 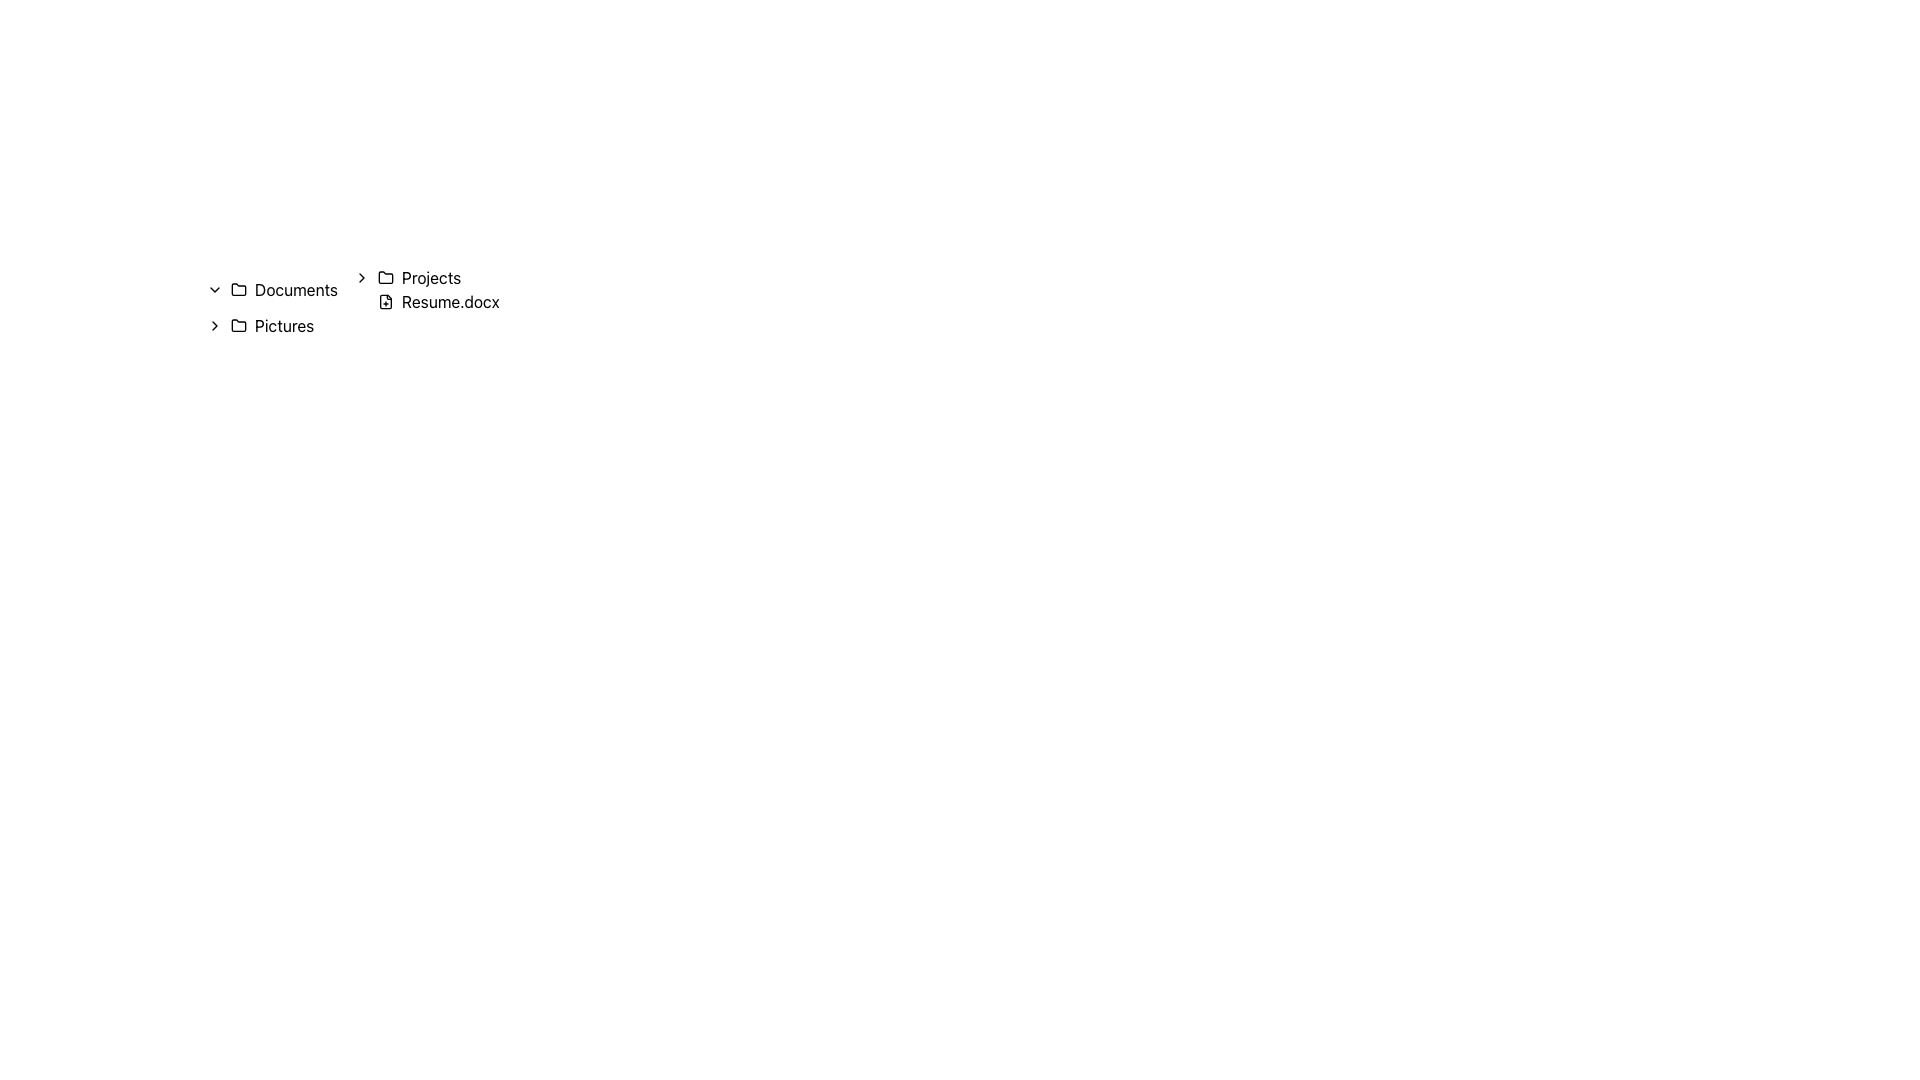 What do you see at coordinates (239, 323) in the screenshot?
I see `the 'Pictures' folder icon` at bounding box center [239, 323].